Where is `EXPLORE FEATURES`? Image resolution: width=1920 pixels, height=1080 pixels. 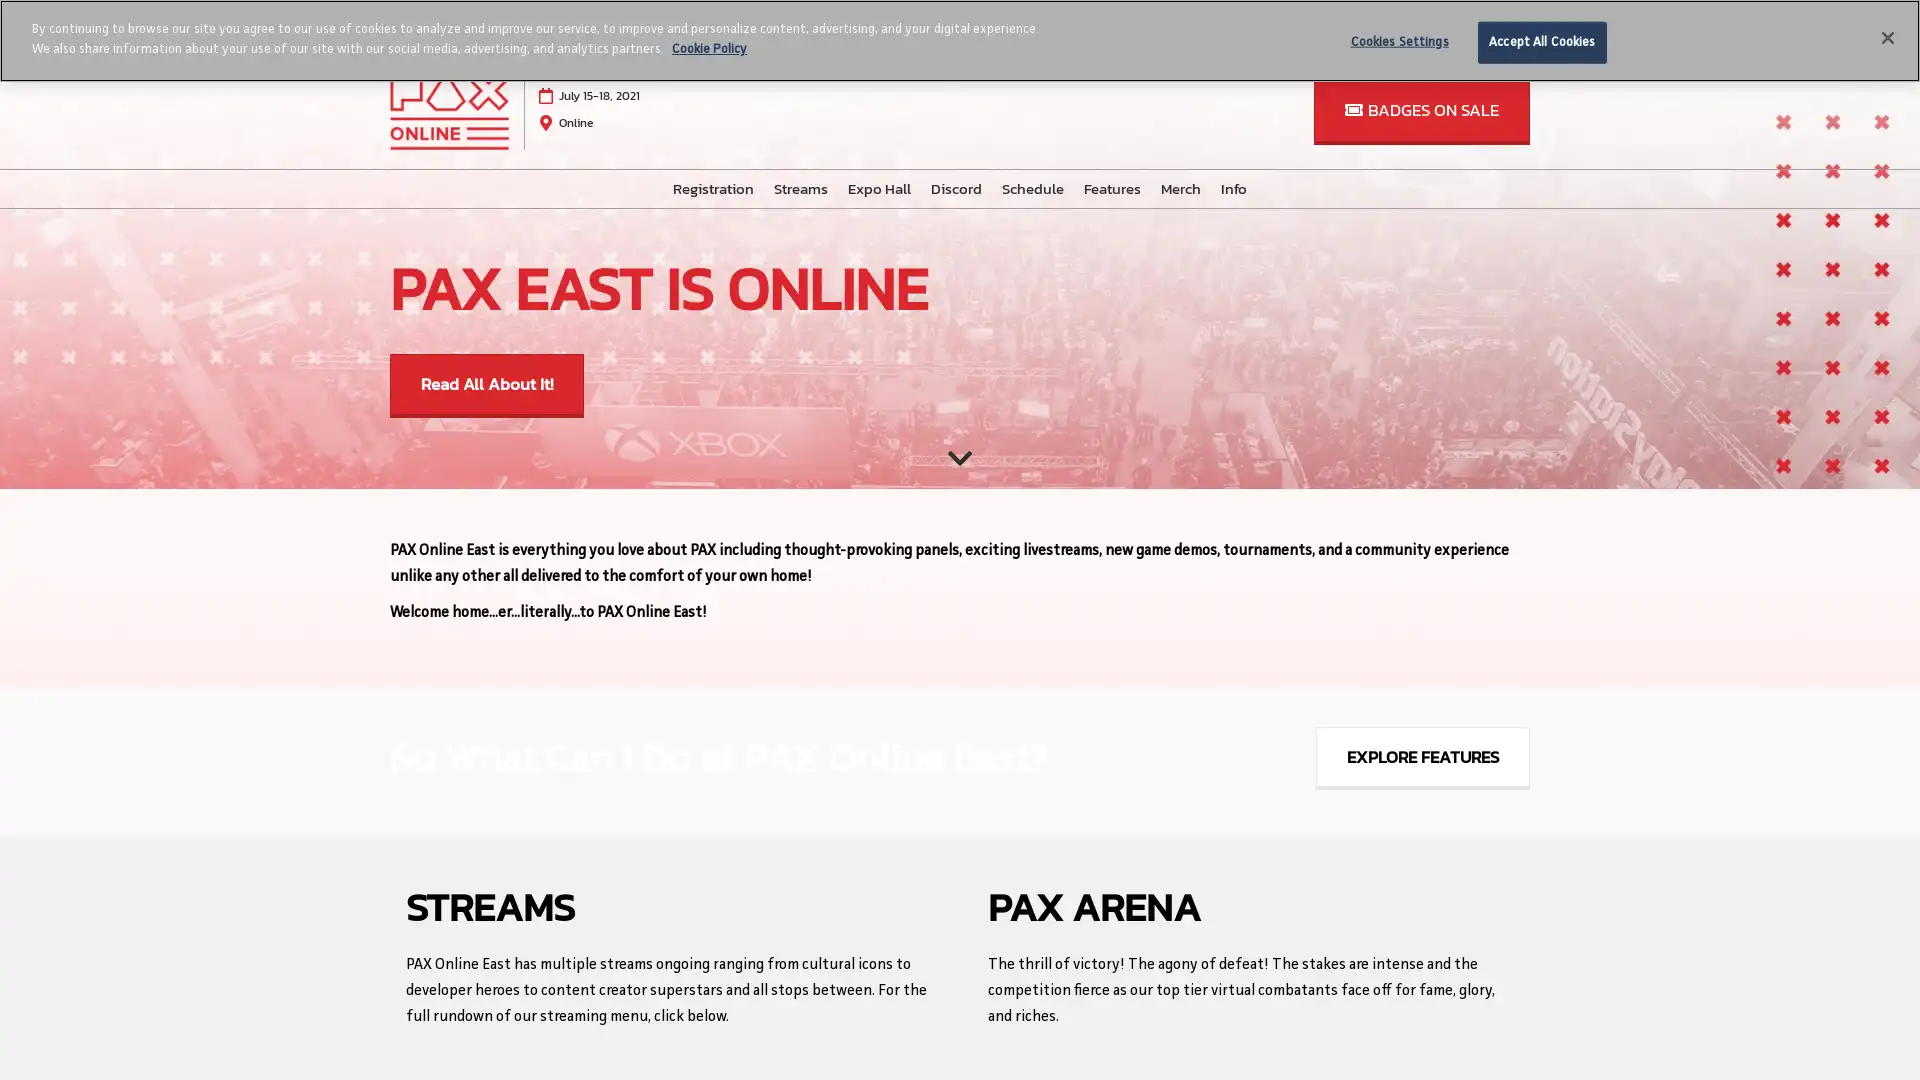
EXPLORE FEATURES is located at coordinates (1421, 758).